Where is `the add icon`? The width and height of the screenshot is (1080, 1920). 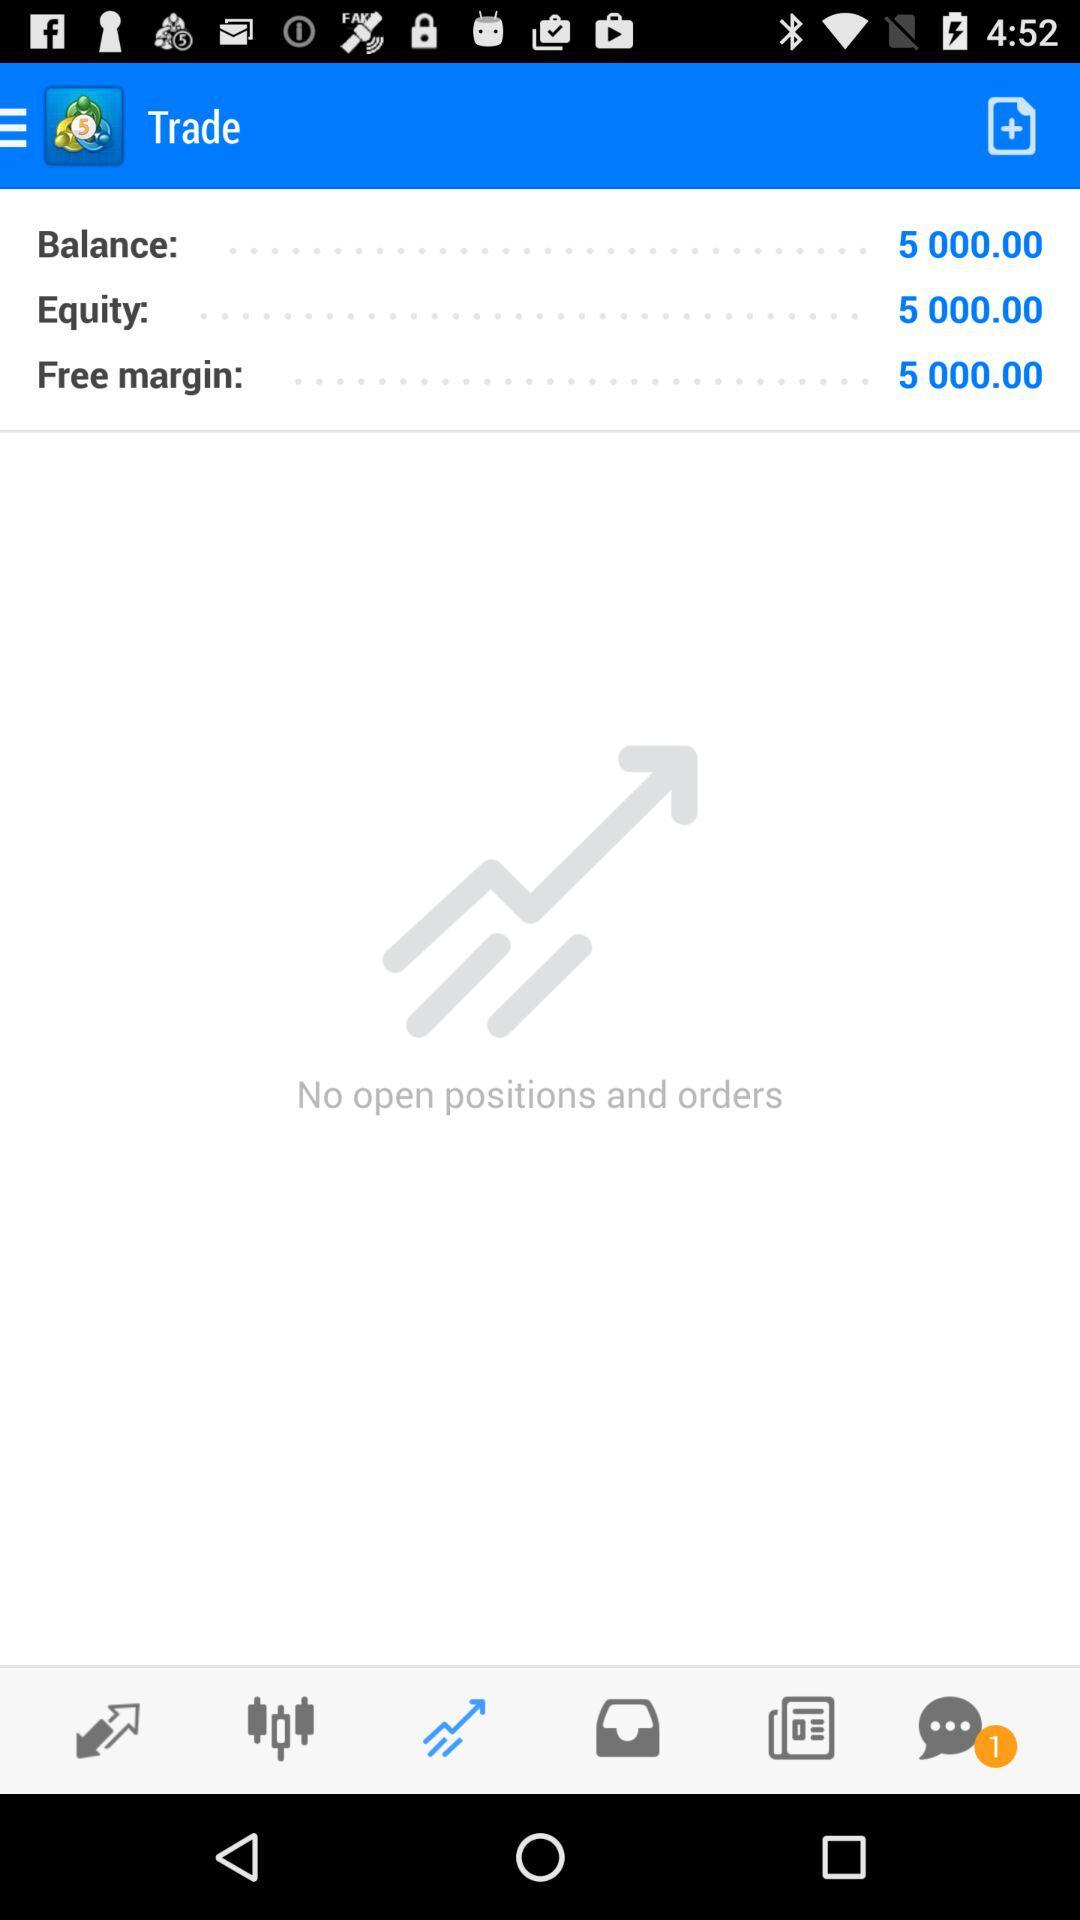
the add icon is located at coordinates (626, 1848).